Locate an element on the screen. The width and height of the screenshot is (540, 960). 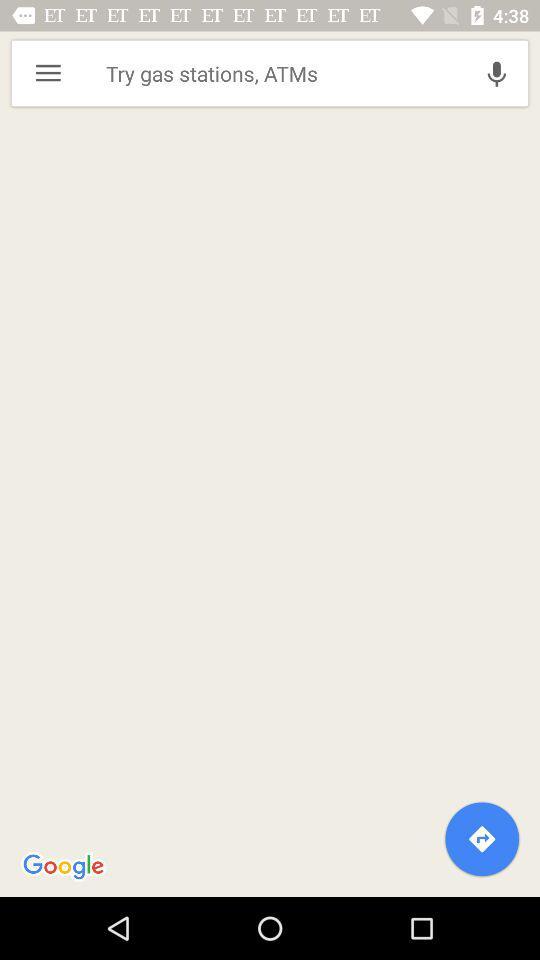
icon at the top right corner is located at coordinates (495, 73).